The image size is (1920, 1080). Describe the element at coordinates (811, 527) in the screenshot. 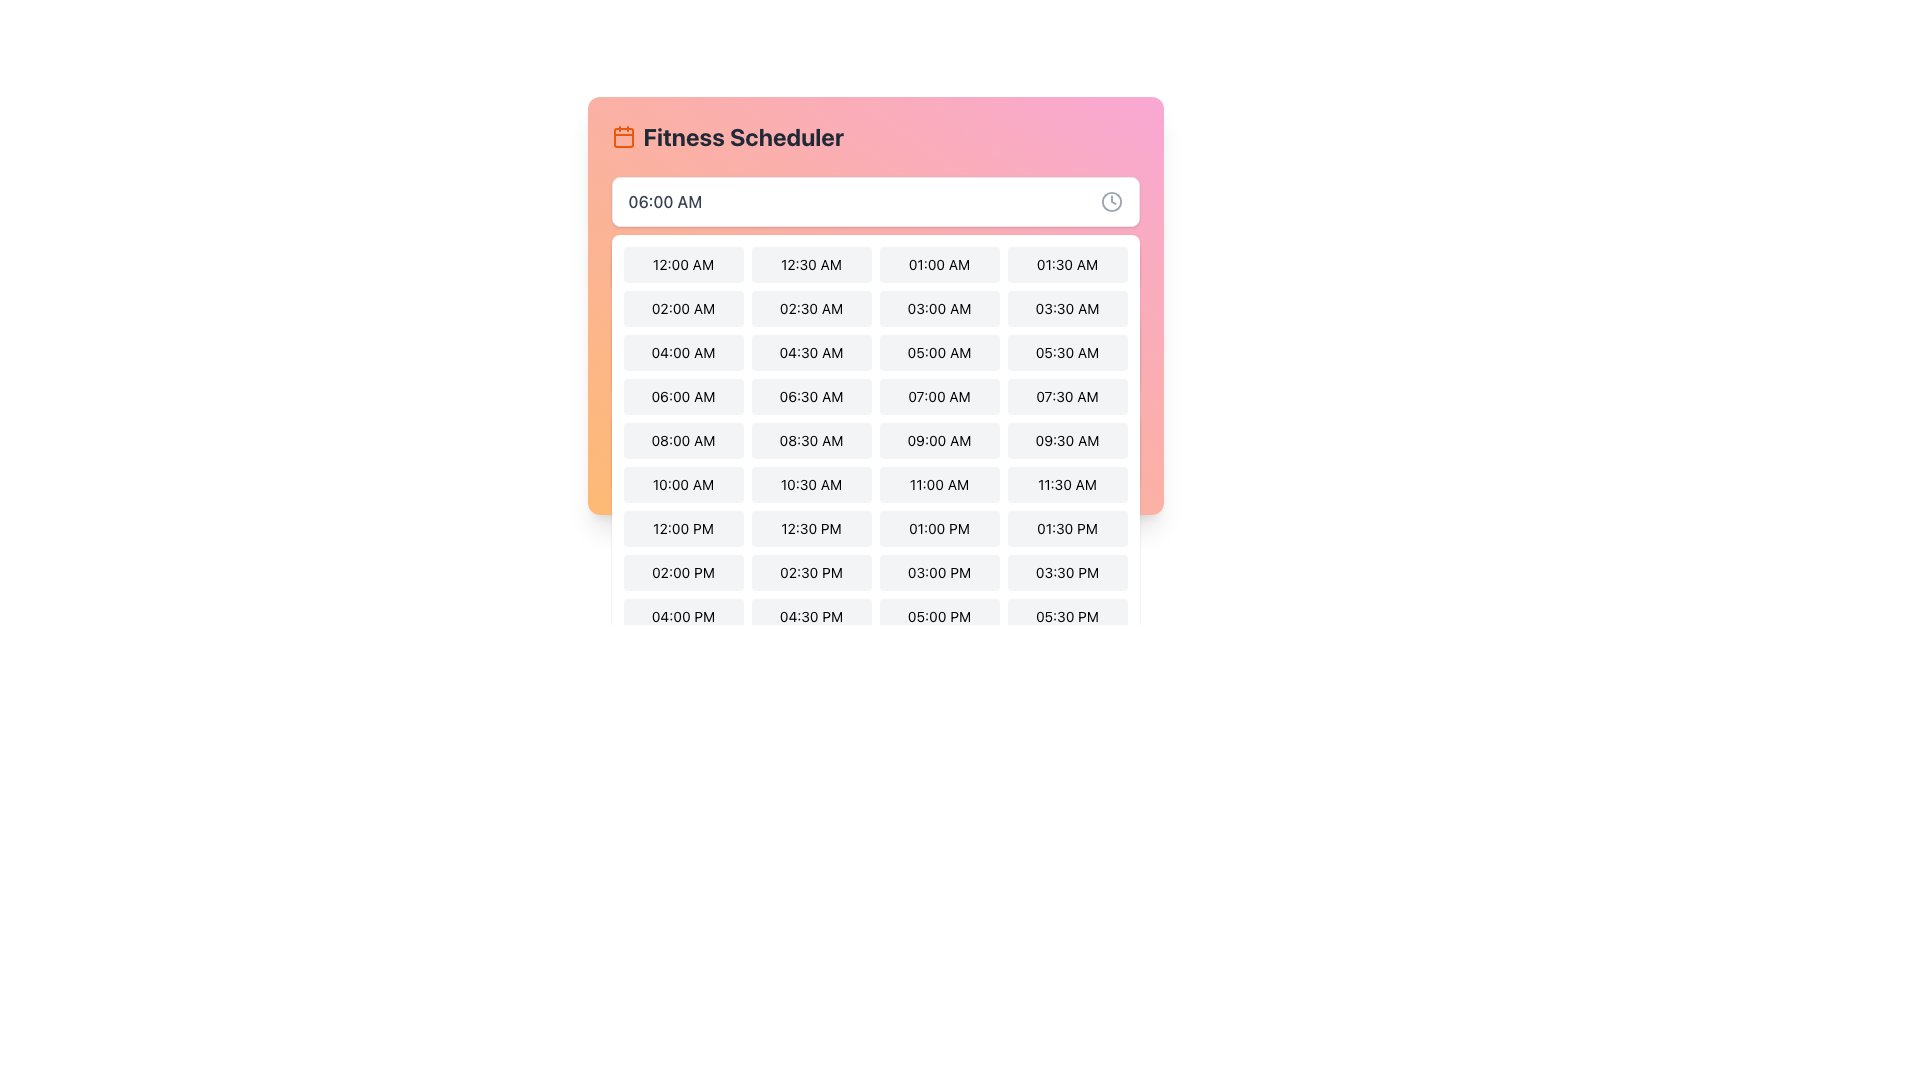

I see `the rounded rectangular button with gray background and black text displaying '12:30 PM'` at that location.